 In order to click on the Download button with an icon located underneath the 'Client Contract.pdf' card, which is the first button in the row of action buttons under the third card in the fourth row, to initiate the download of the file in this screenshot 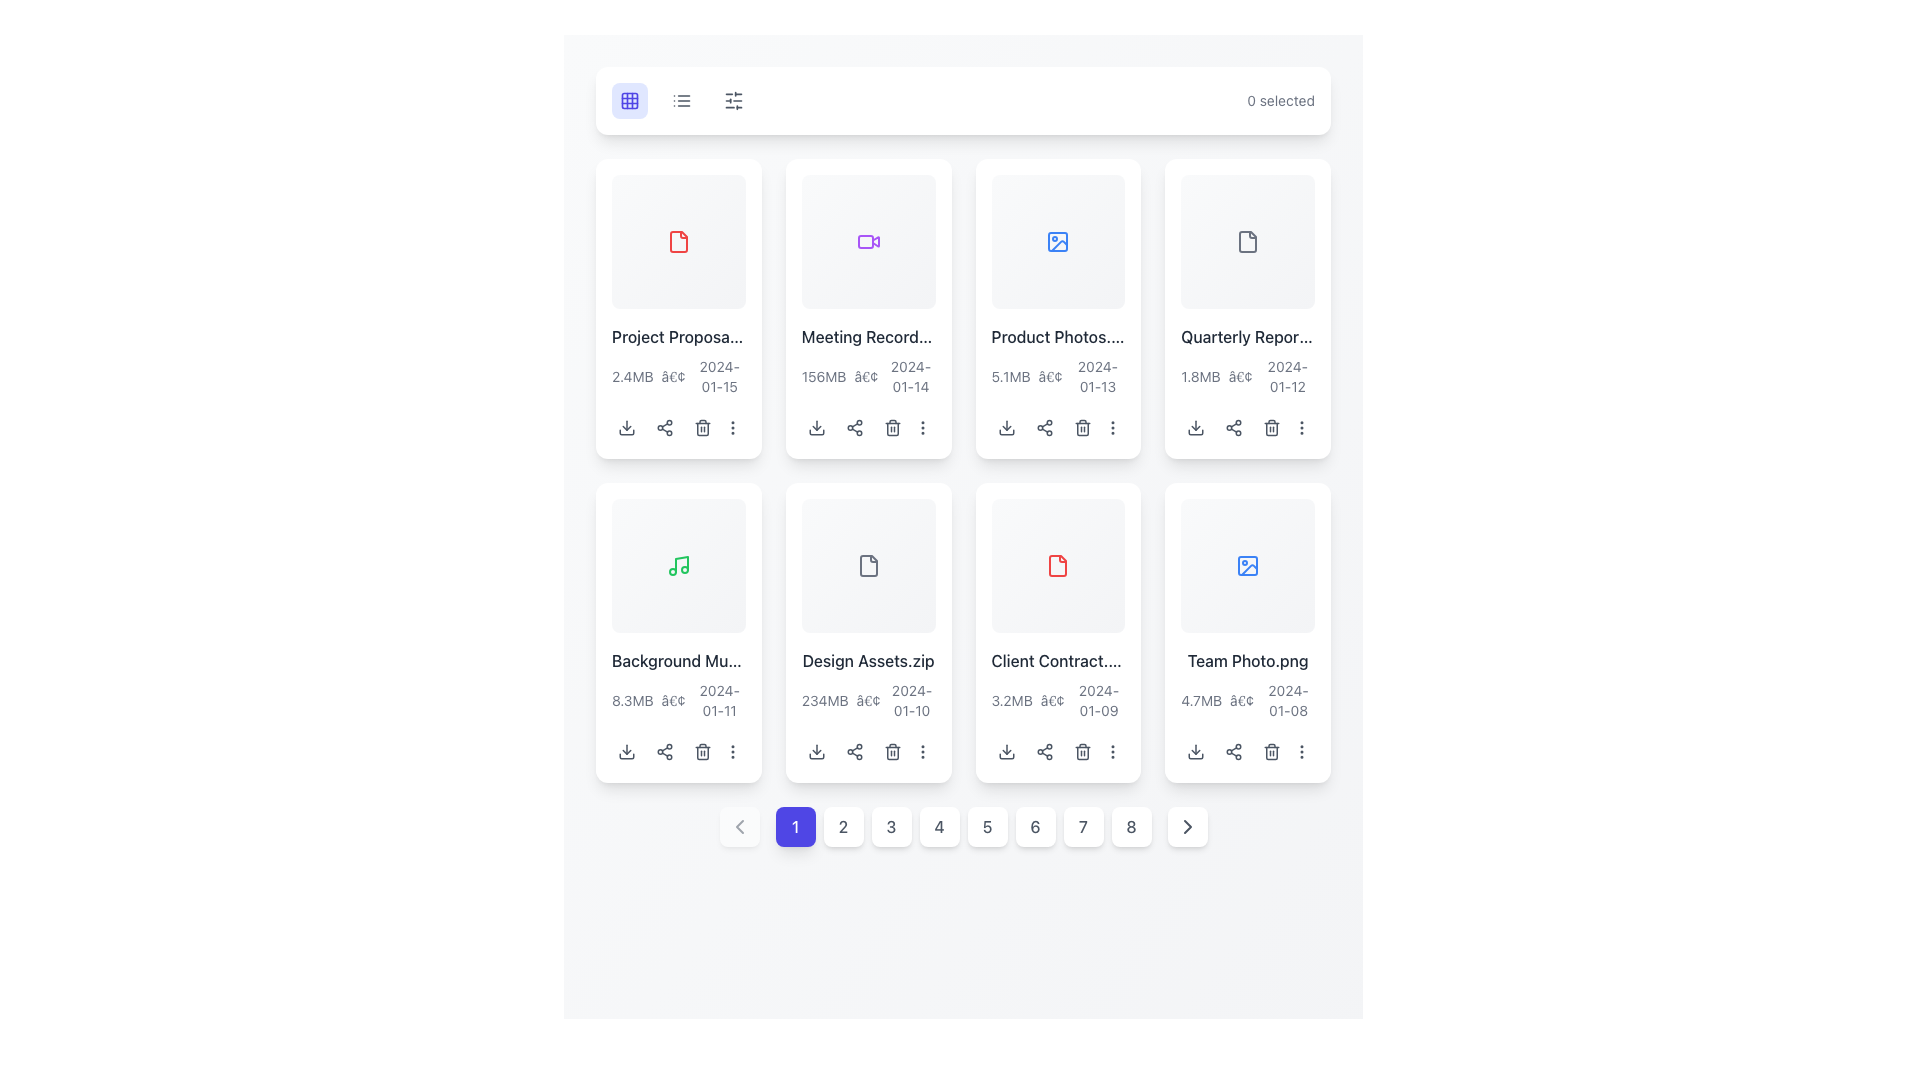, I will do `click(1006, 751)`.